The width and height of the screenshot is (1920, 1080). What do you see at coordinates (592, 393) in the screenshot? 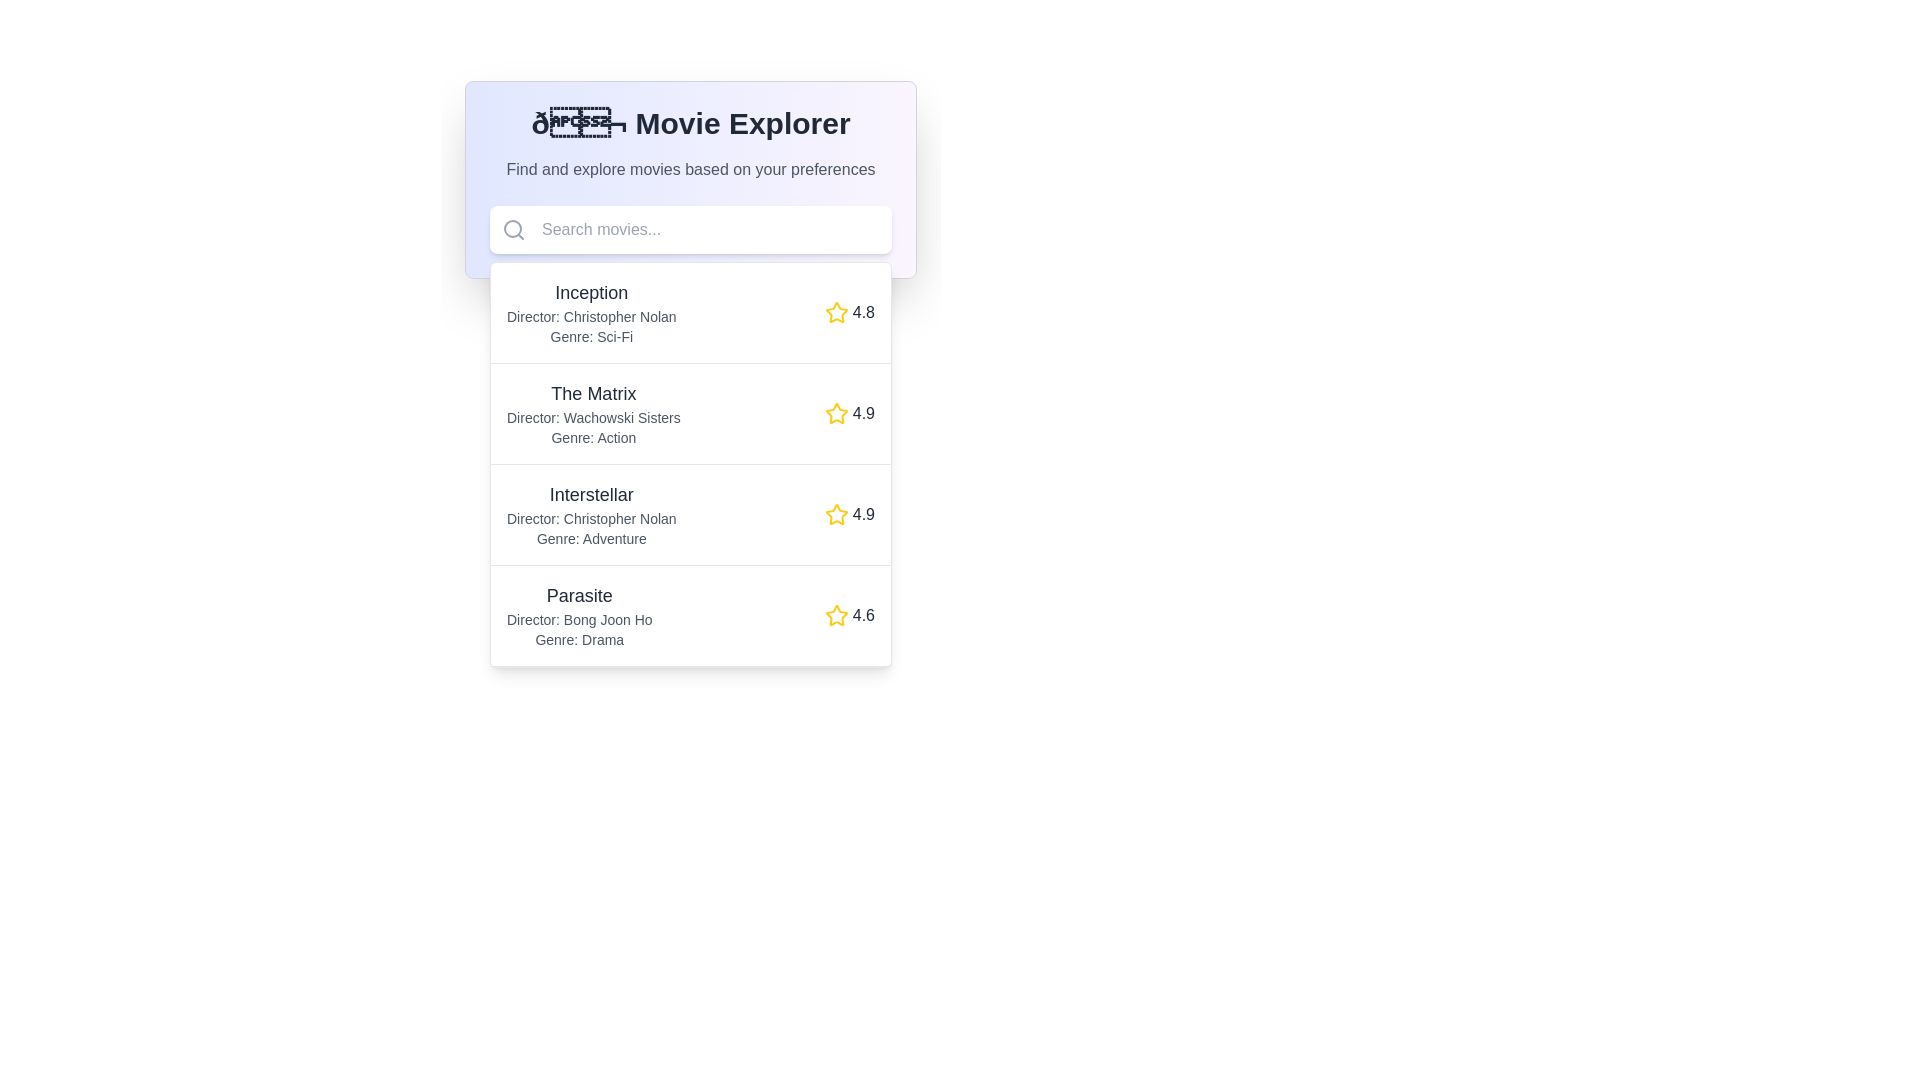
I see `the text label that serves as the title identifier for the movie entry, providing the movie's name to users for selection or informational purposes` at bounding box center [592, 393].